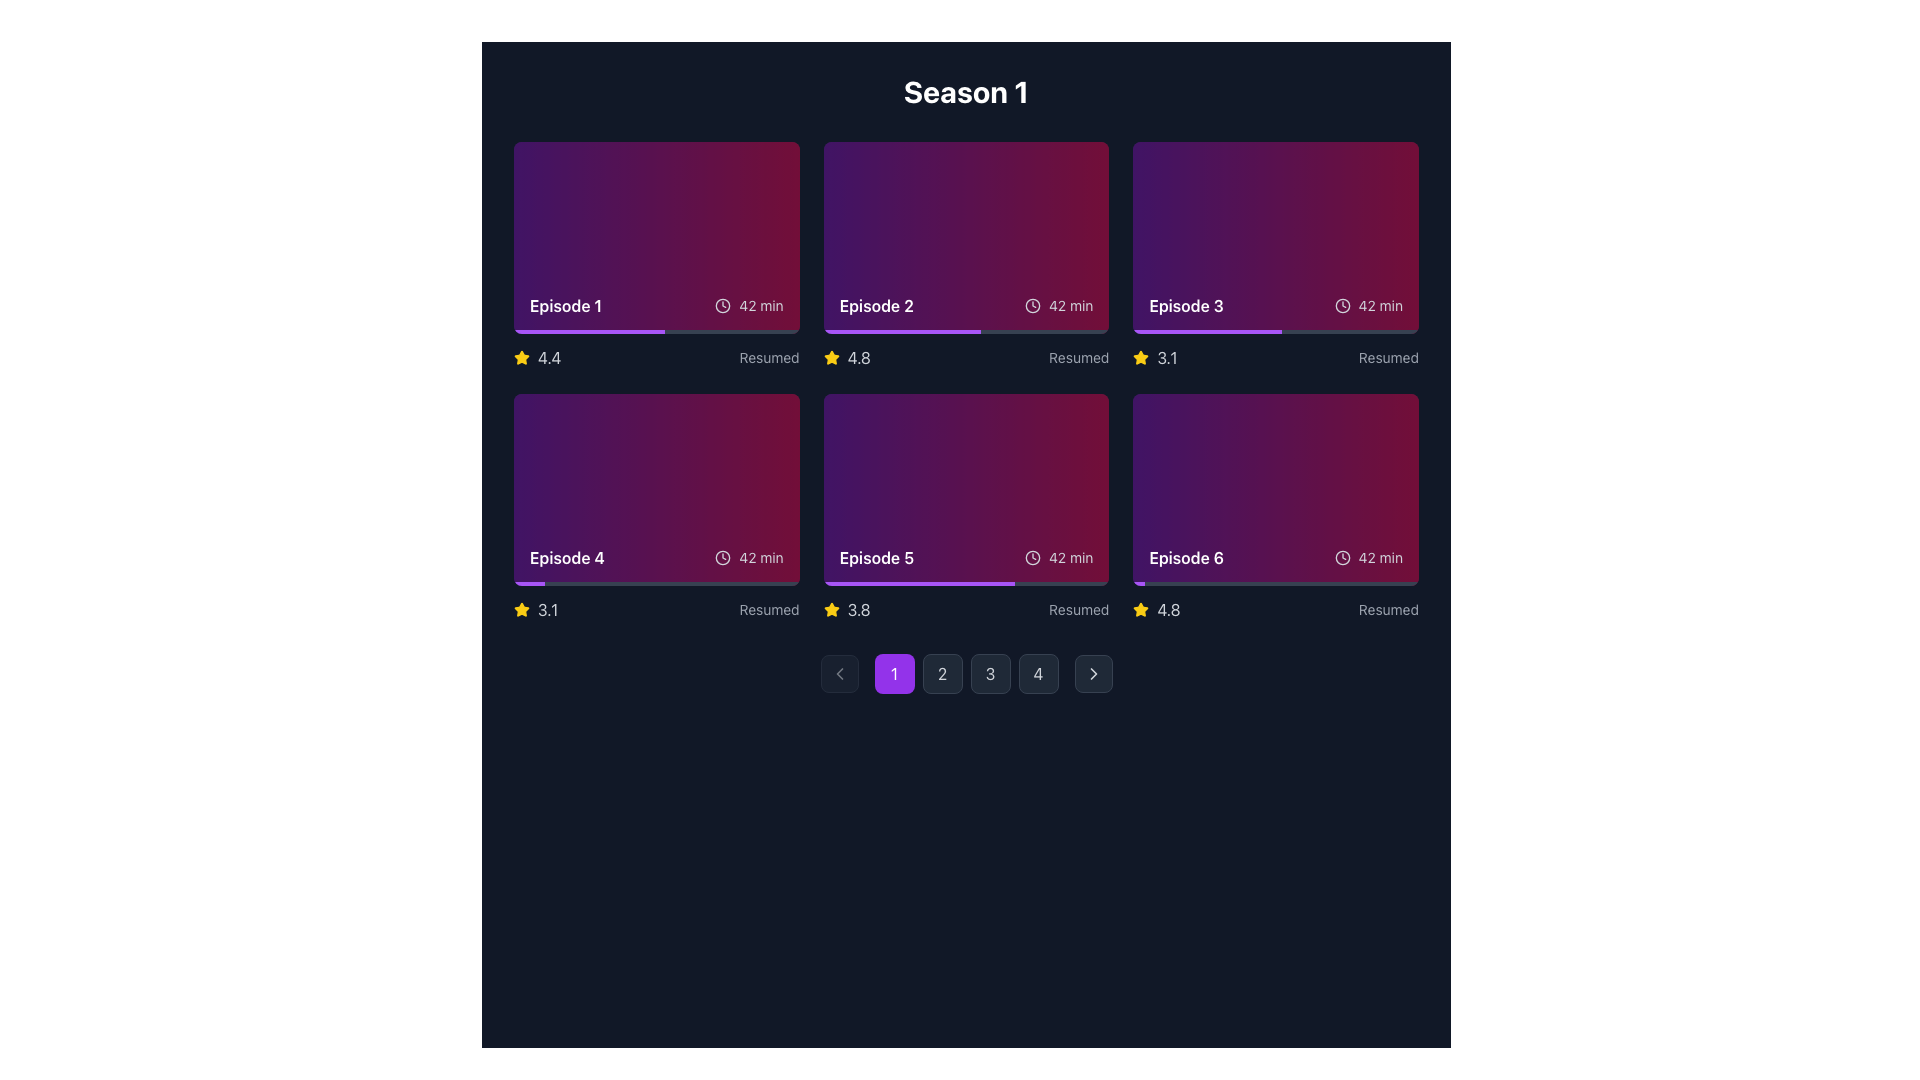 The image size is (1920, 1080). What do you see at coordinates (1058, 305) in the screenshot?
I see `the text display component showing '42 min' with a clock icon, located in the upper-right section of the 'Episode 2' card` at bounding box center [1058, 305].